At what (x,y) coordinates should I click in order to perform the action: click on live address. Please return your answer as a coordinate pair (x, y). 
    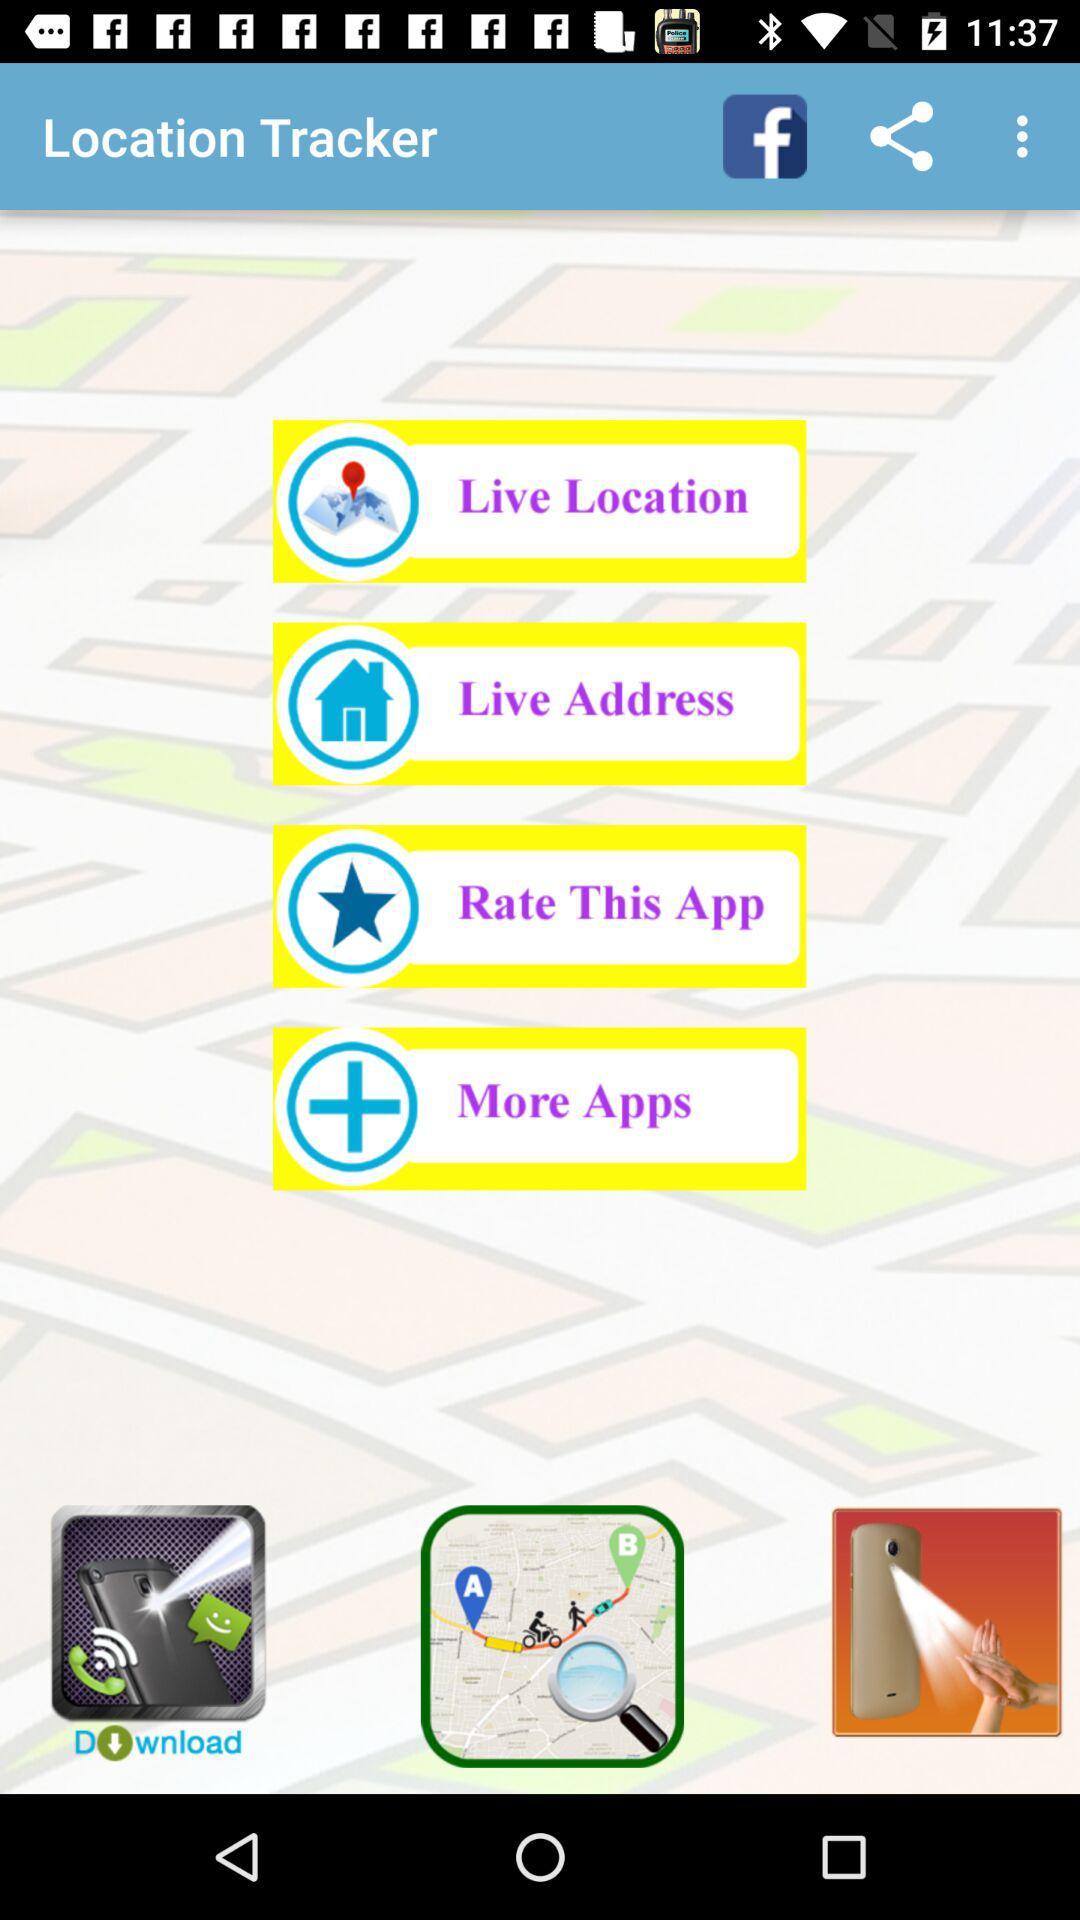
    Looking at the image, I should click on (538, 703).